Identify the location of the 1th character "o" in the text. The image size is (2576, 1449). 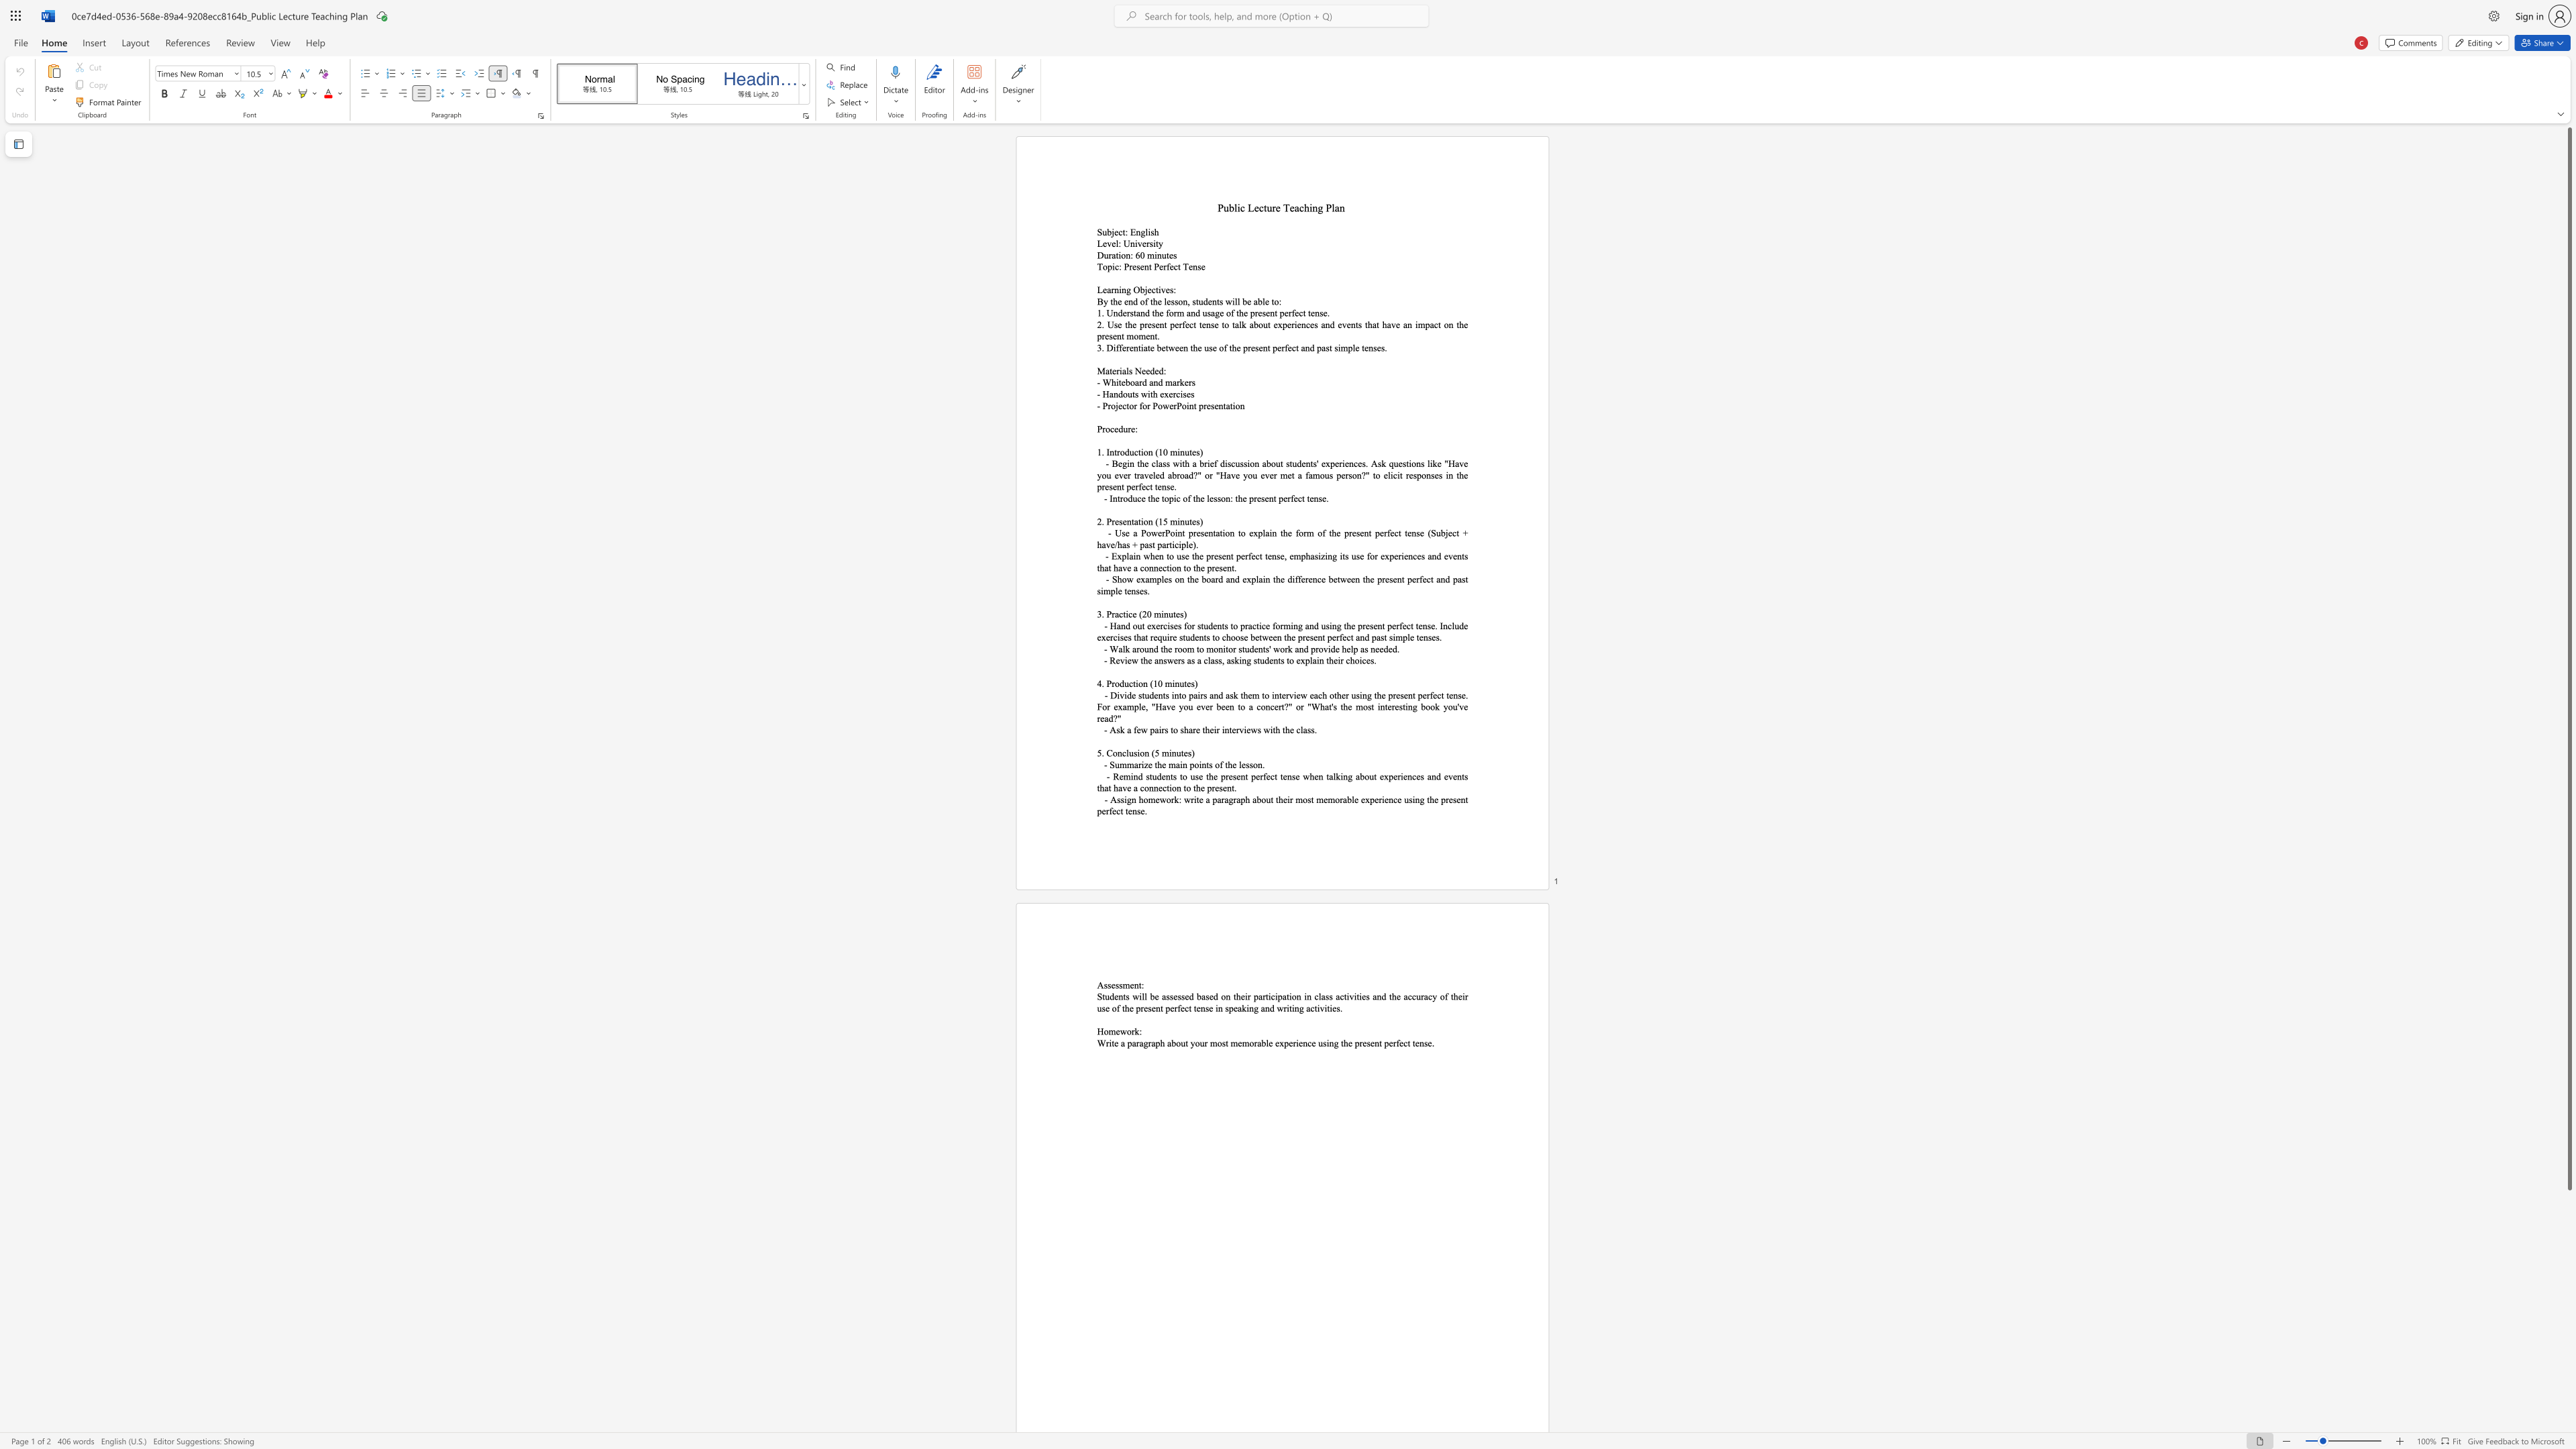
(1116, 682).